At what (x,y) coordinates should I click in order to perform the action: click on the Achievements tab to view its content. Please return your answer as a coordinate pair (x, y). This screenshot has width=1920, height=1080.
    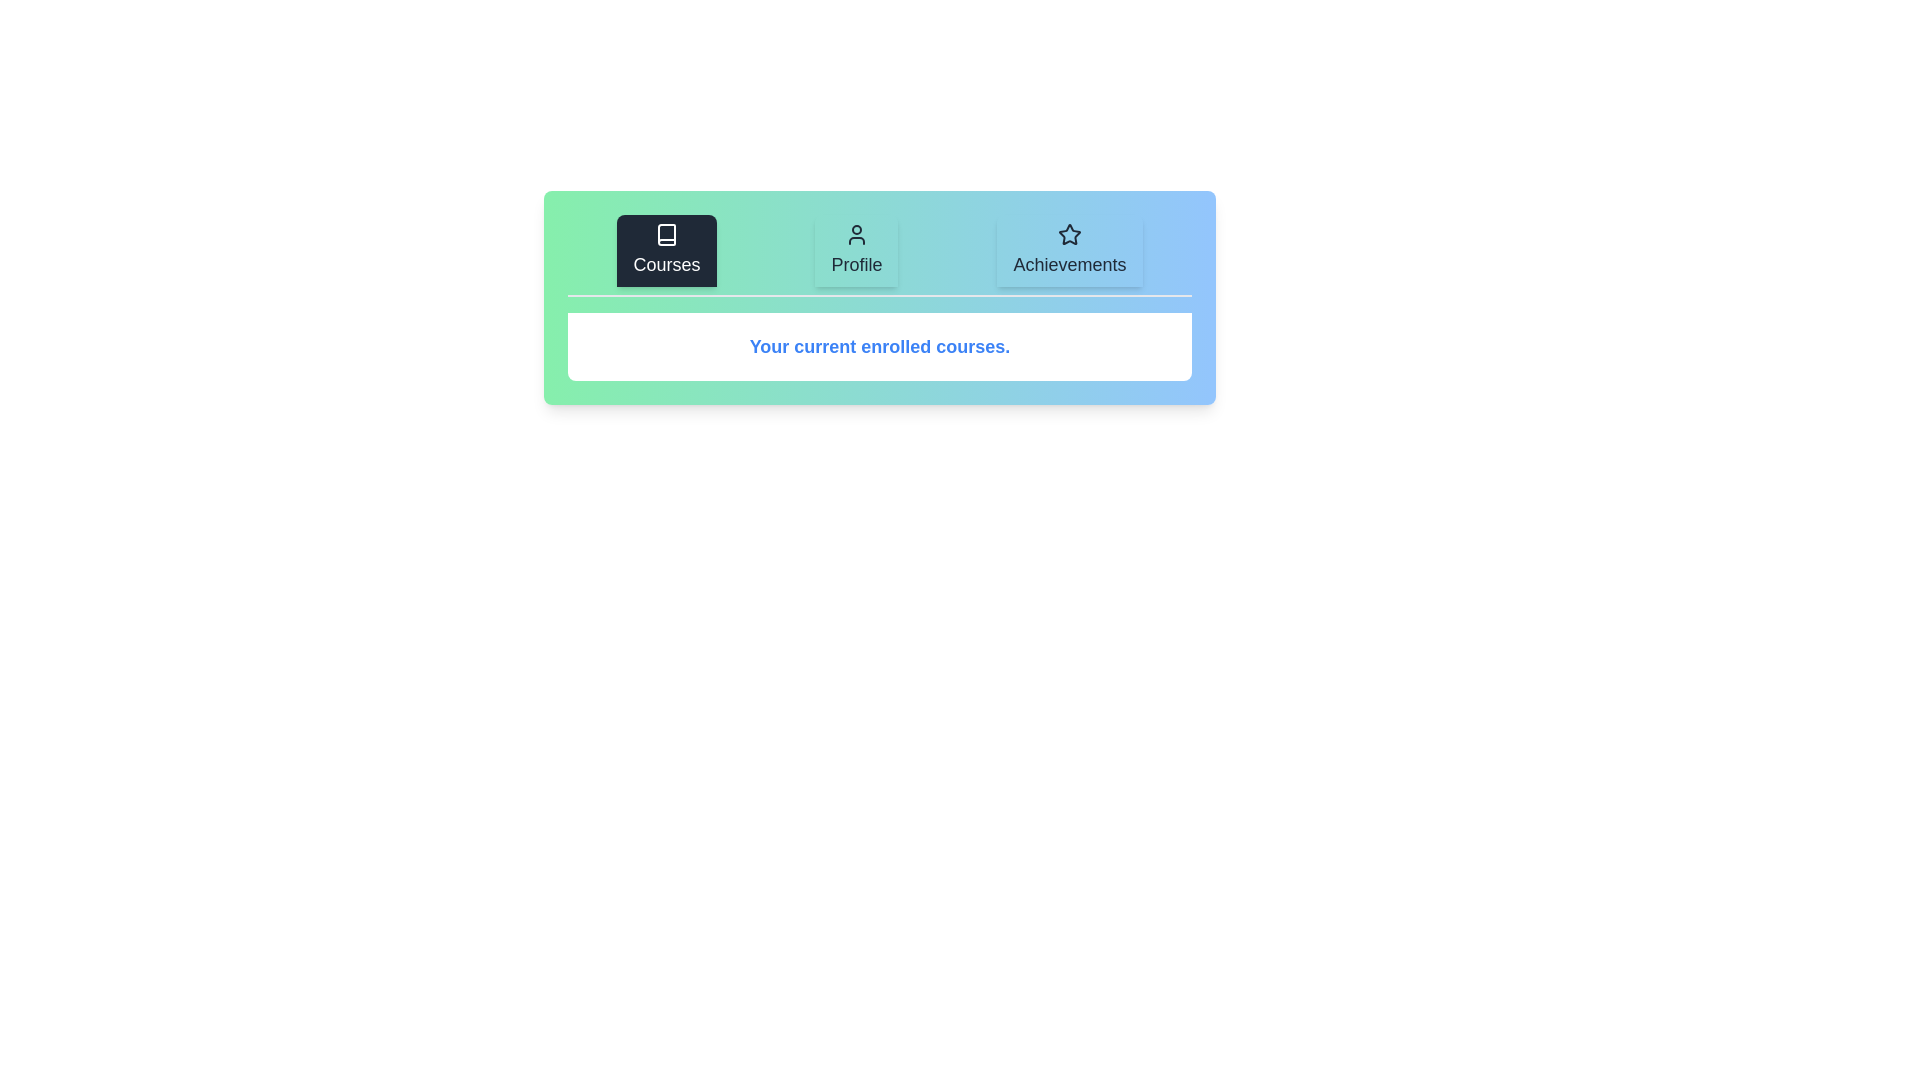
    Looking at the image, I should click on (1069, 249).